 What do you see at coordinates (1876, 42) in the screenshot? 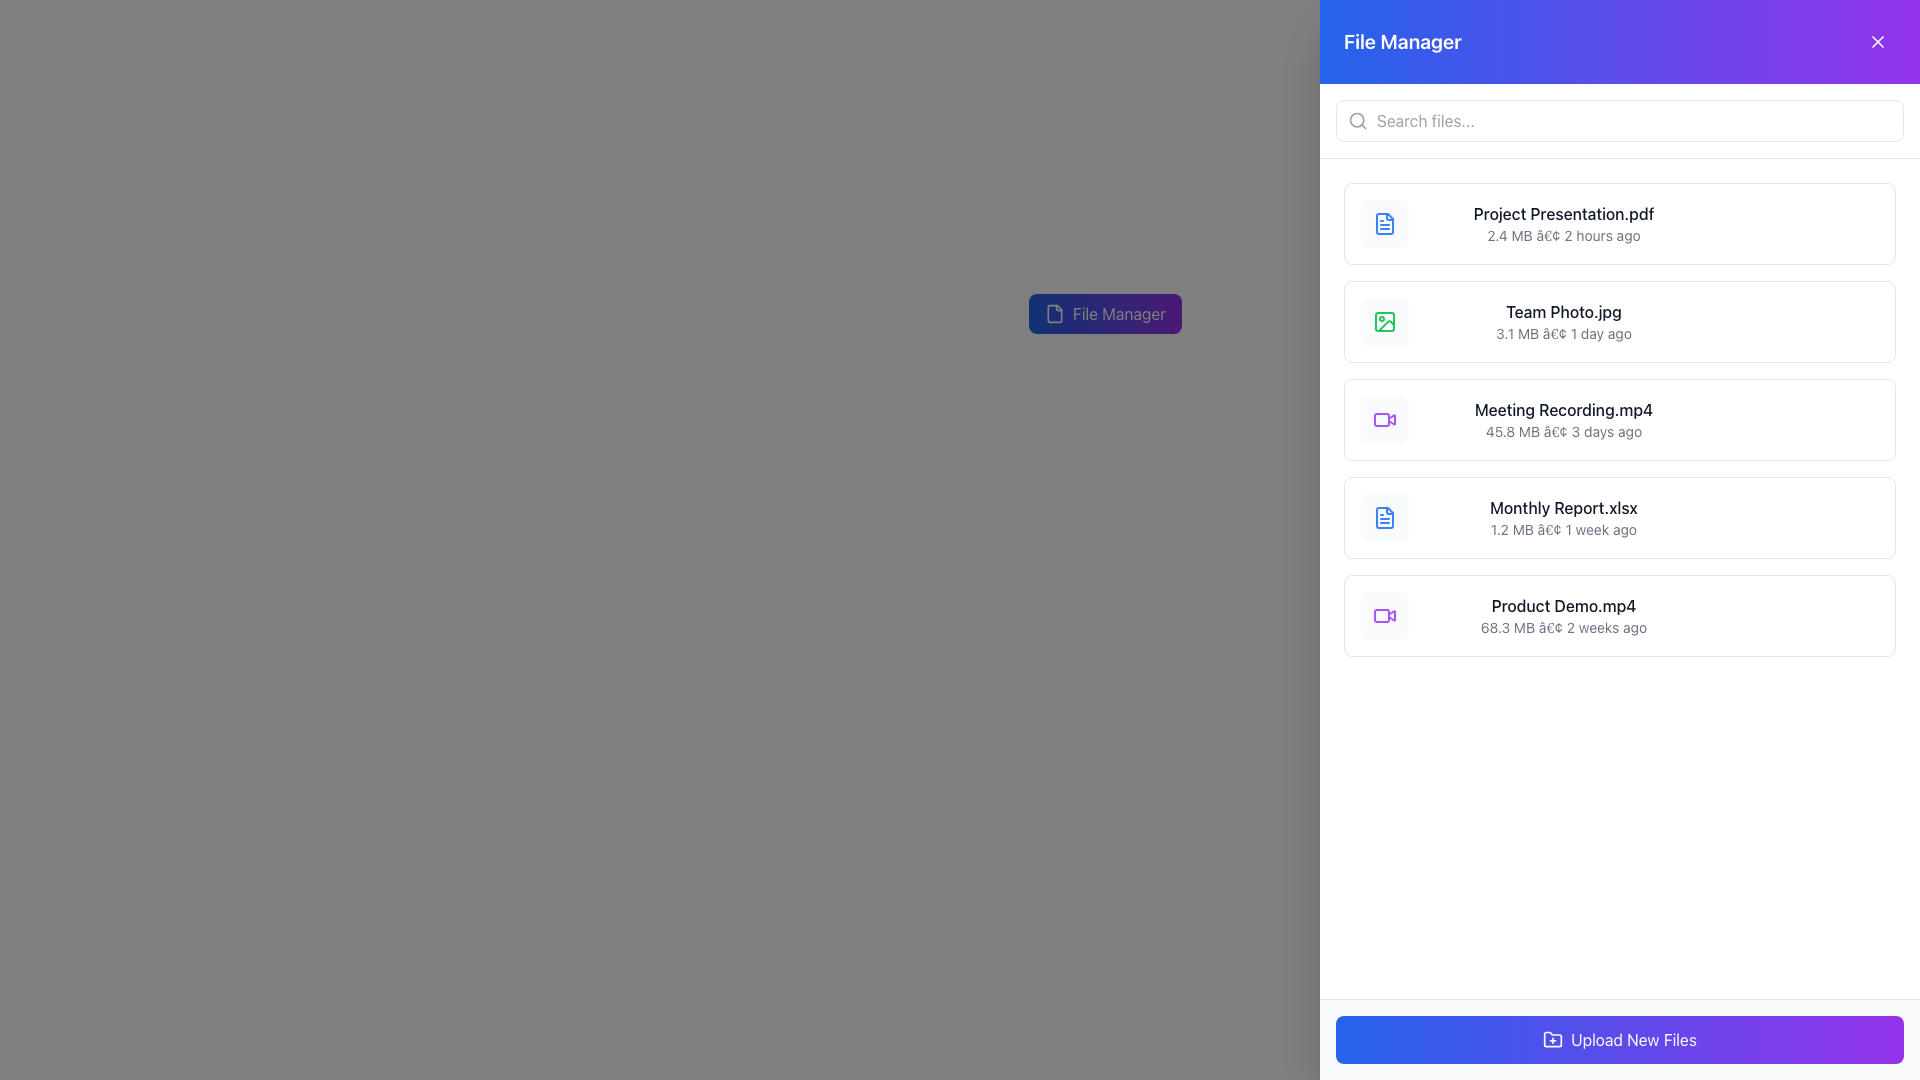
I see `the compact 'X' icon button located in the top-right corner of the 'File Manager' modal` at bounding box center [1876, 42].